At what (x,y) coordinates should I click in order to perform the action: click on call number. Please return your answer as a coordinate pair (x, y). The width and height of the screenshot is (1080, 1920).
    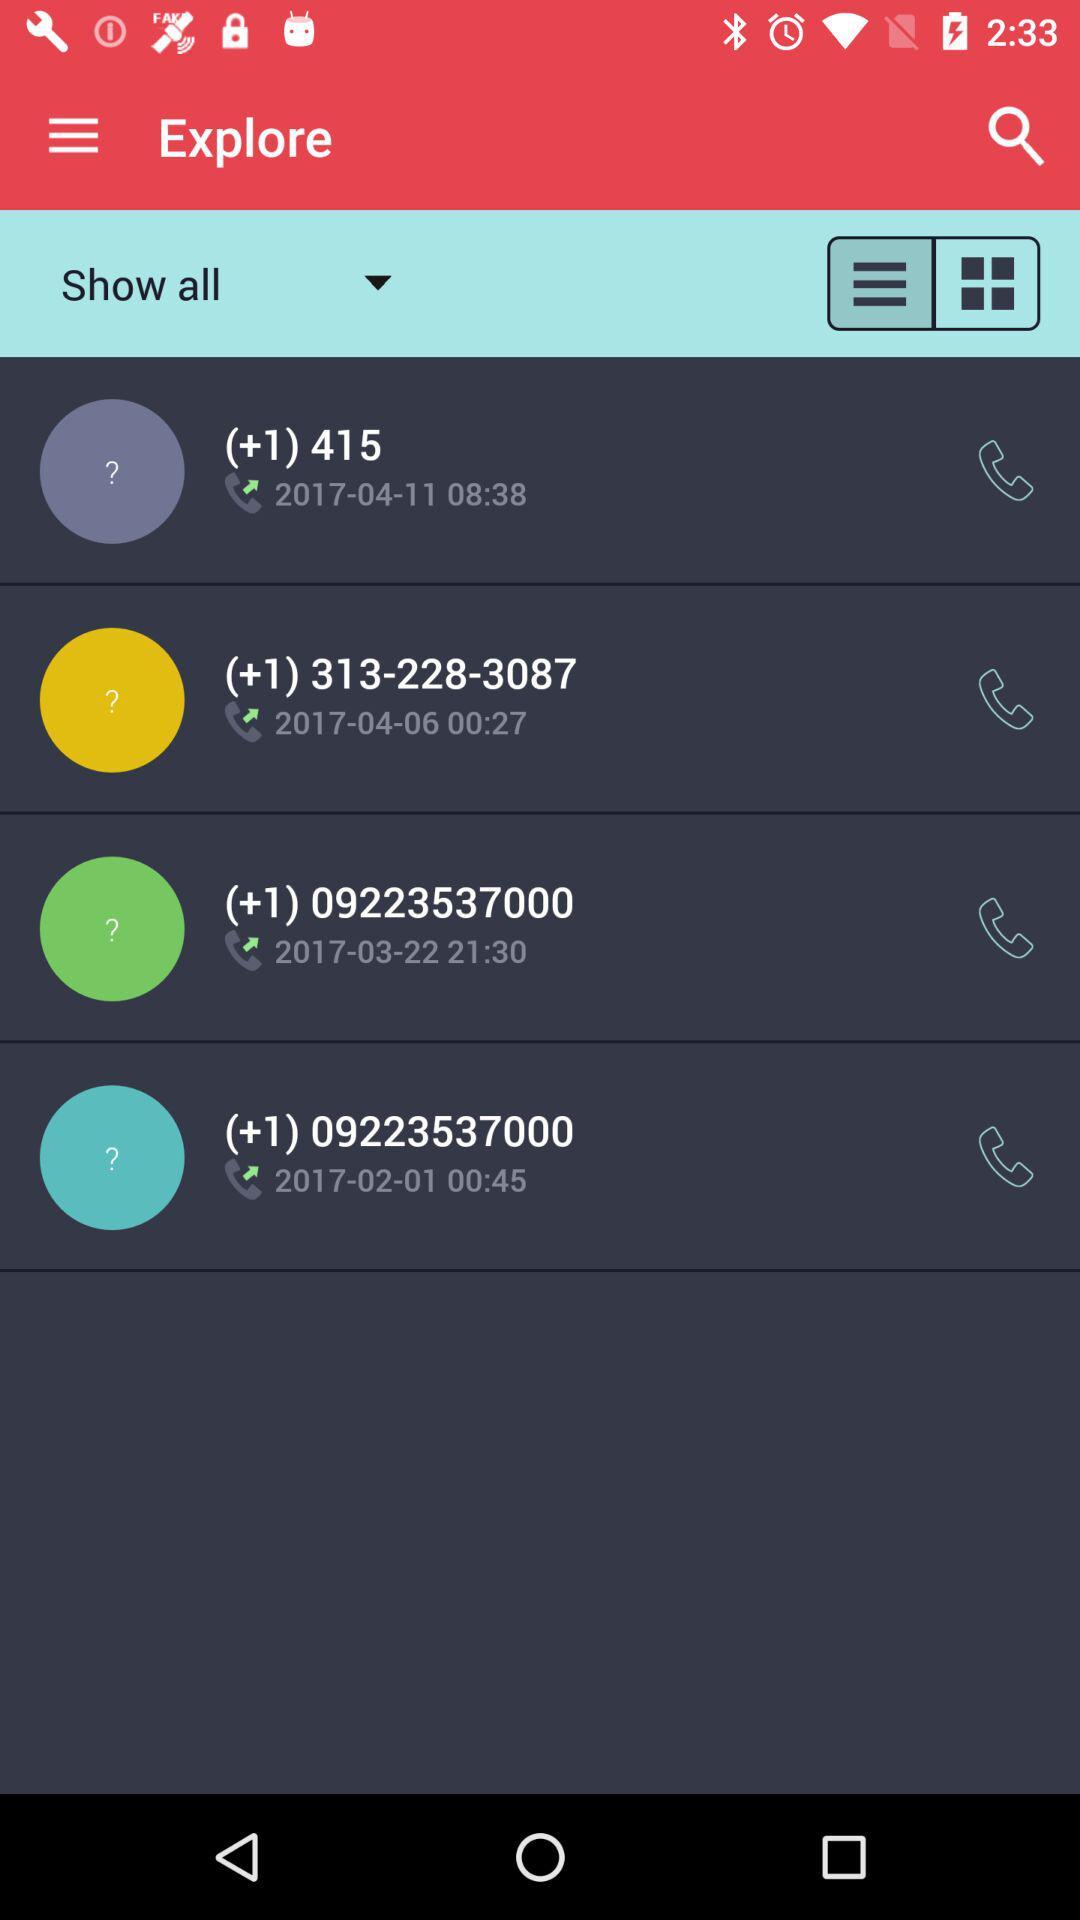
    Looking at the image, I should click on (1006, 469).